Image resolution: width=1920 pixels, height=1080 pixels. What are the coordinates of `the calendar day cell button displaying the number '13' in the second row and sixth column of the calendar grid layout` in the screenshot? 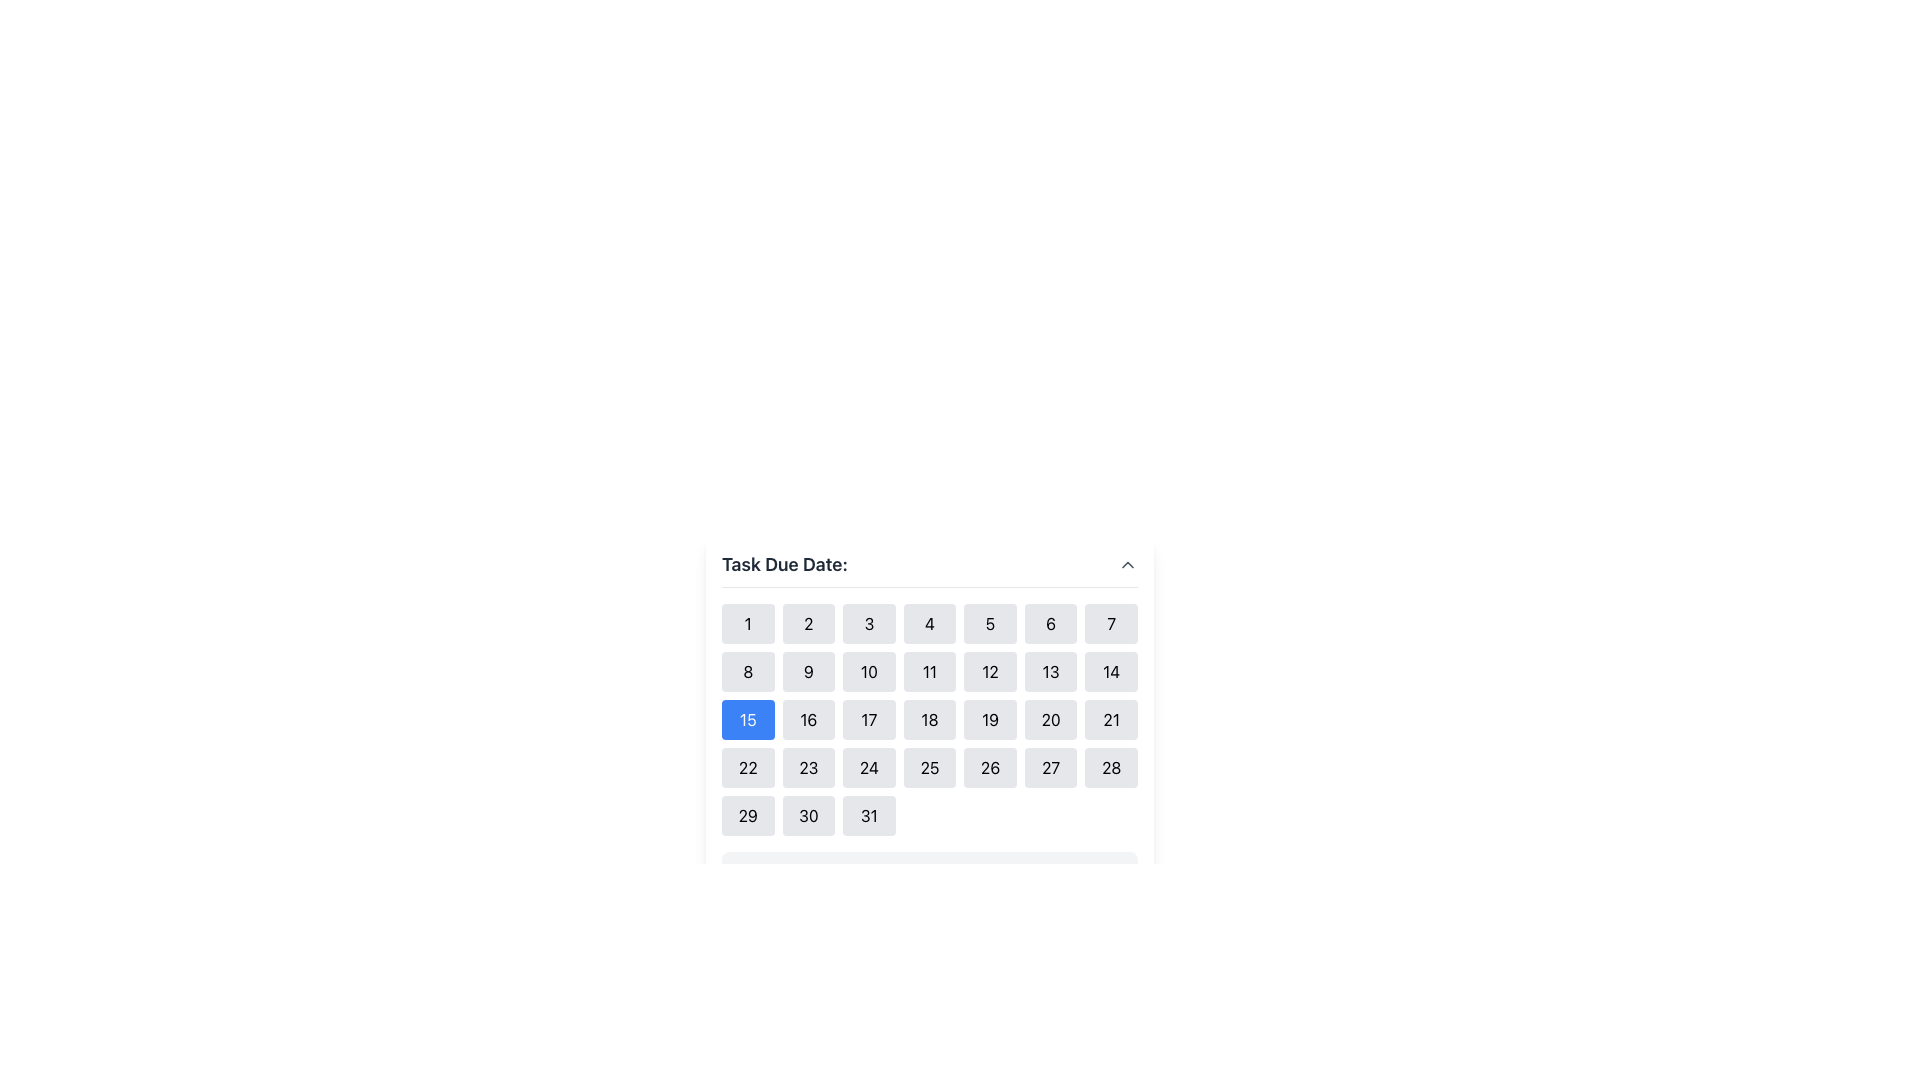 It's located at (1050, 671).